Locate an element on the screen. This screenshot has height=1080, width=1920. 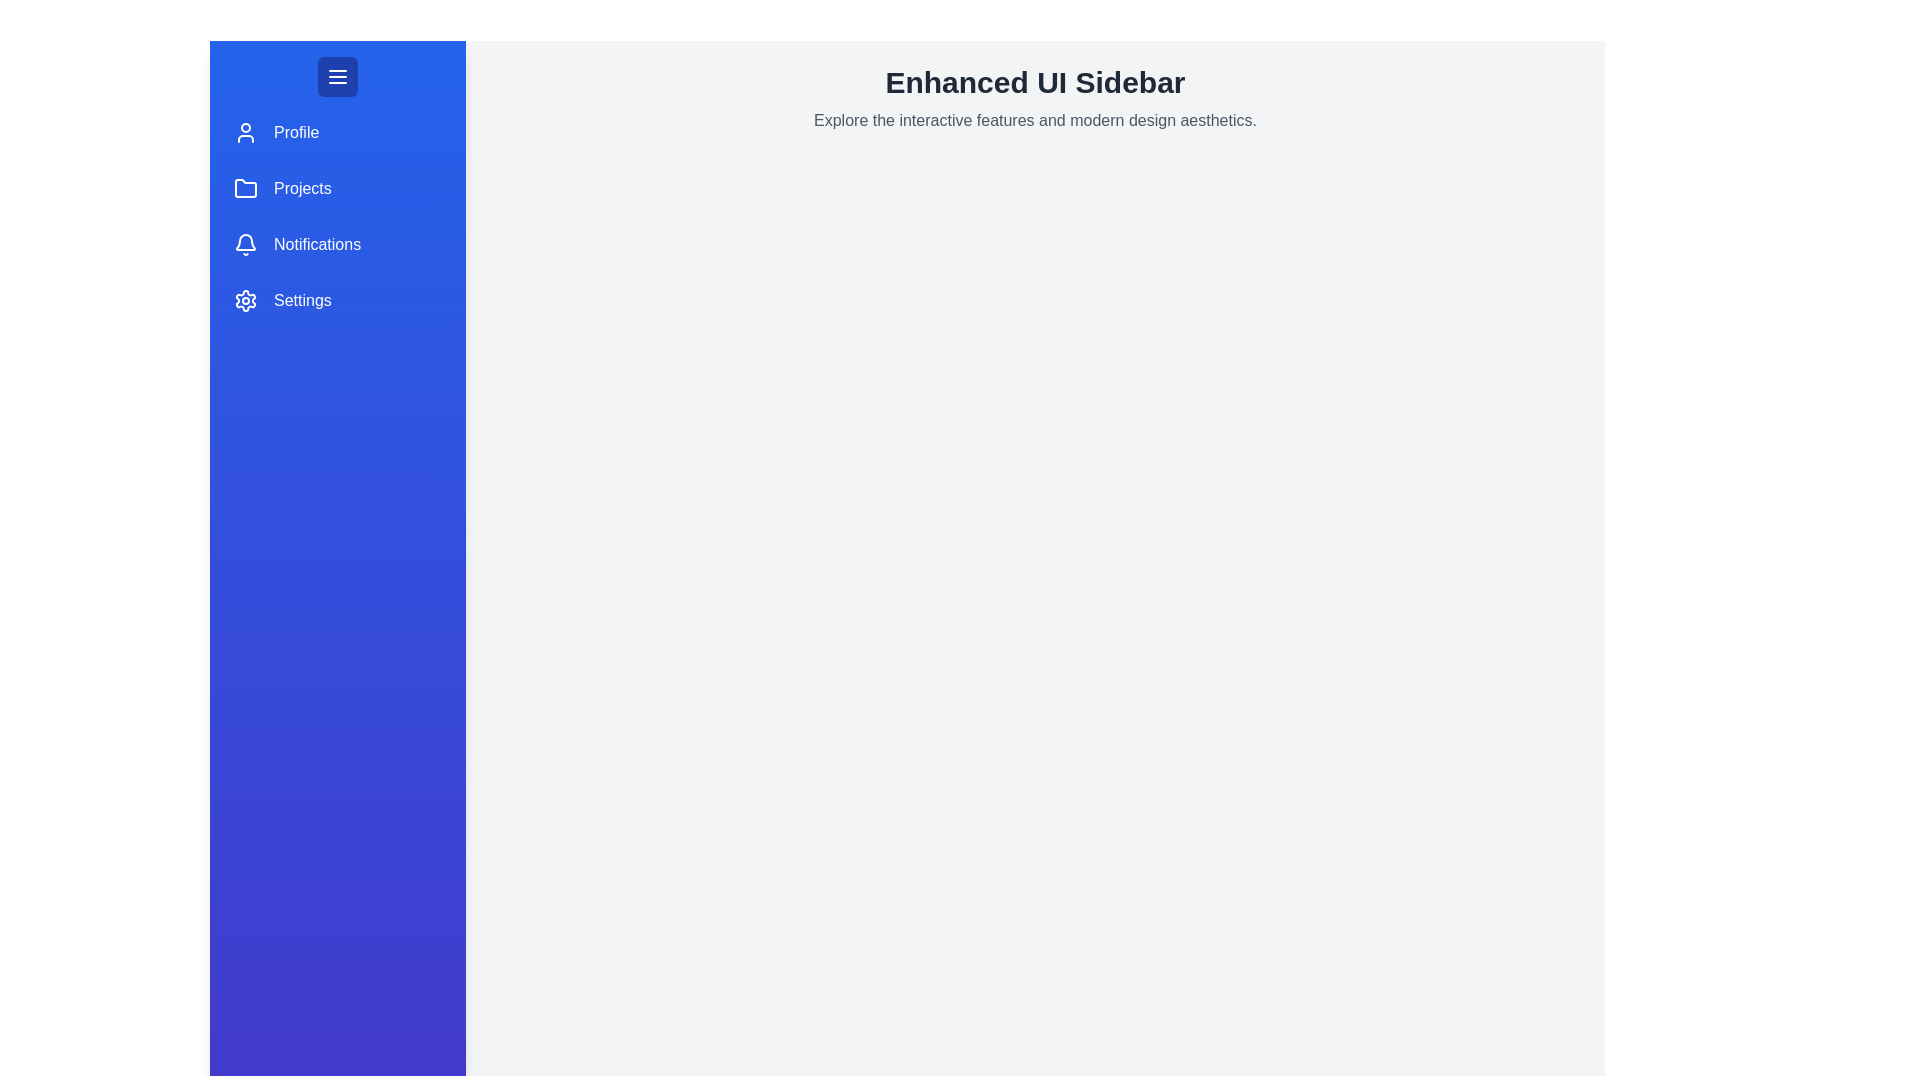
the menu item Notifications in the sidebar is located at coordinates (337, 244).